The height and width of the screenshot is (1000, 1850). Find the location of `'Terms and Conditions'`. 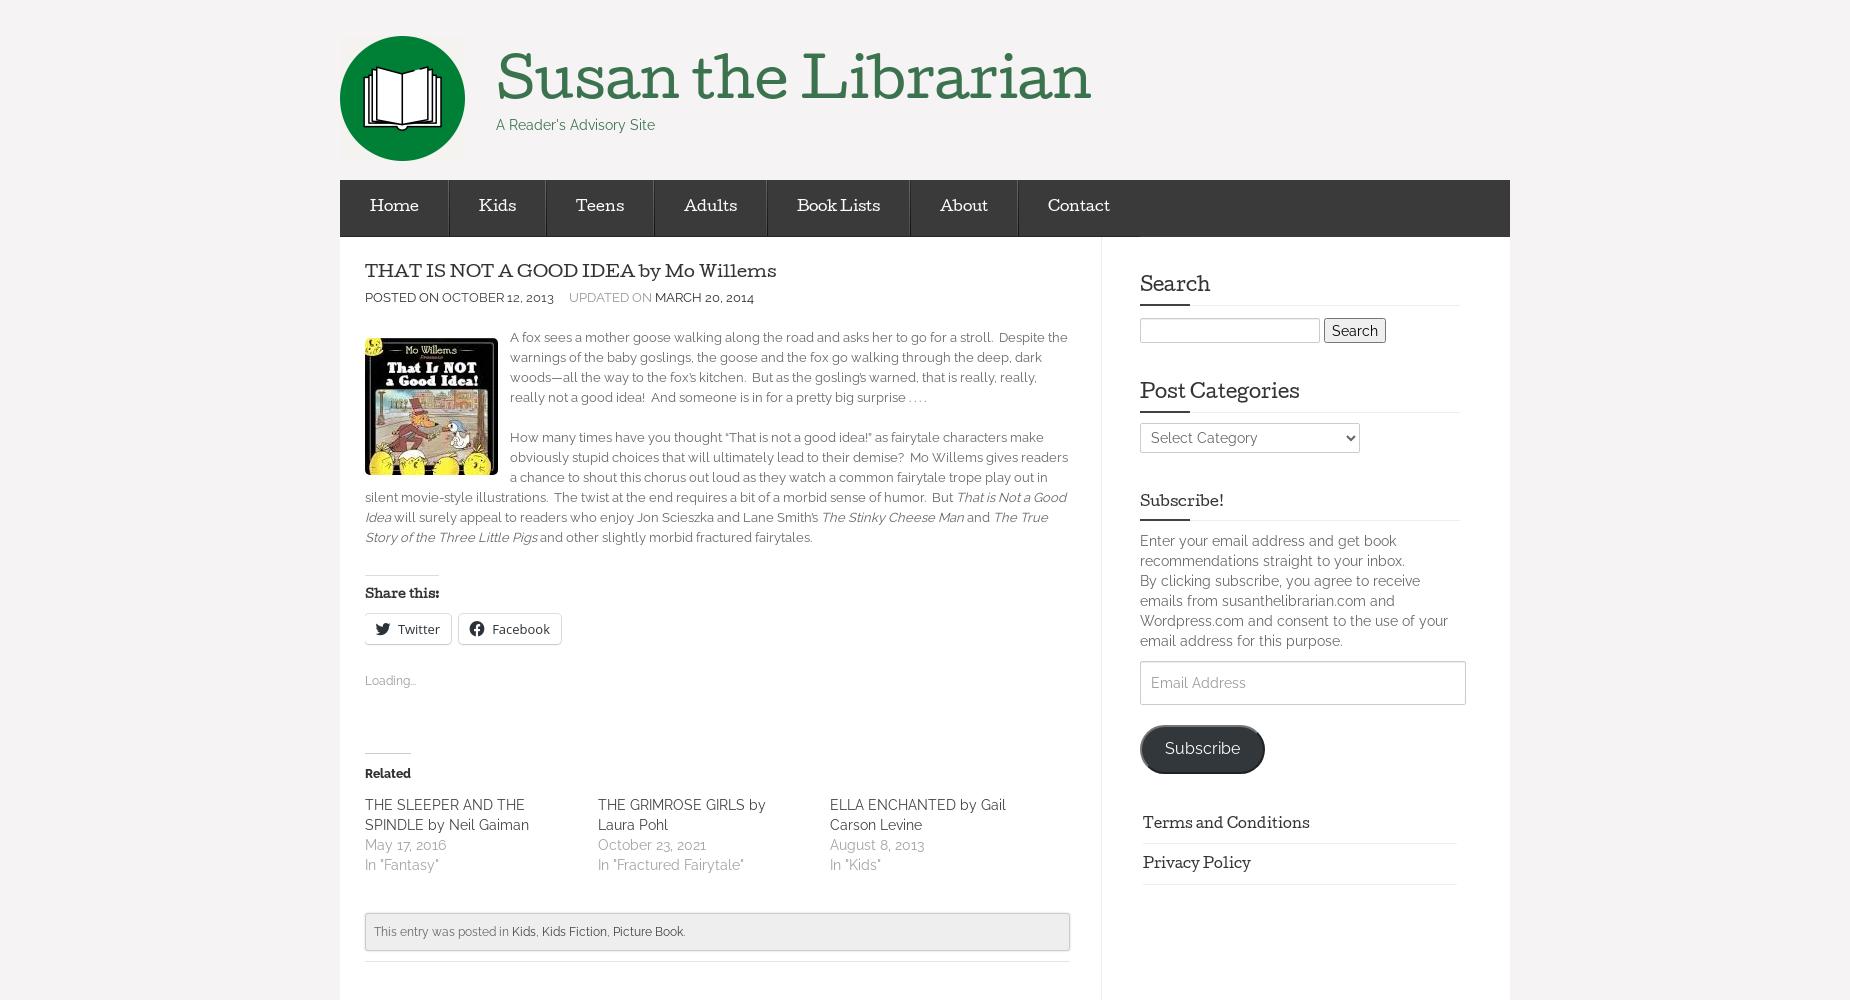

'Terms and Conditions' is located at coordinates (1141, 823).